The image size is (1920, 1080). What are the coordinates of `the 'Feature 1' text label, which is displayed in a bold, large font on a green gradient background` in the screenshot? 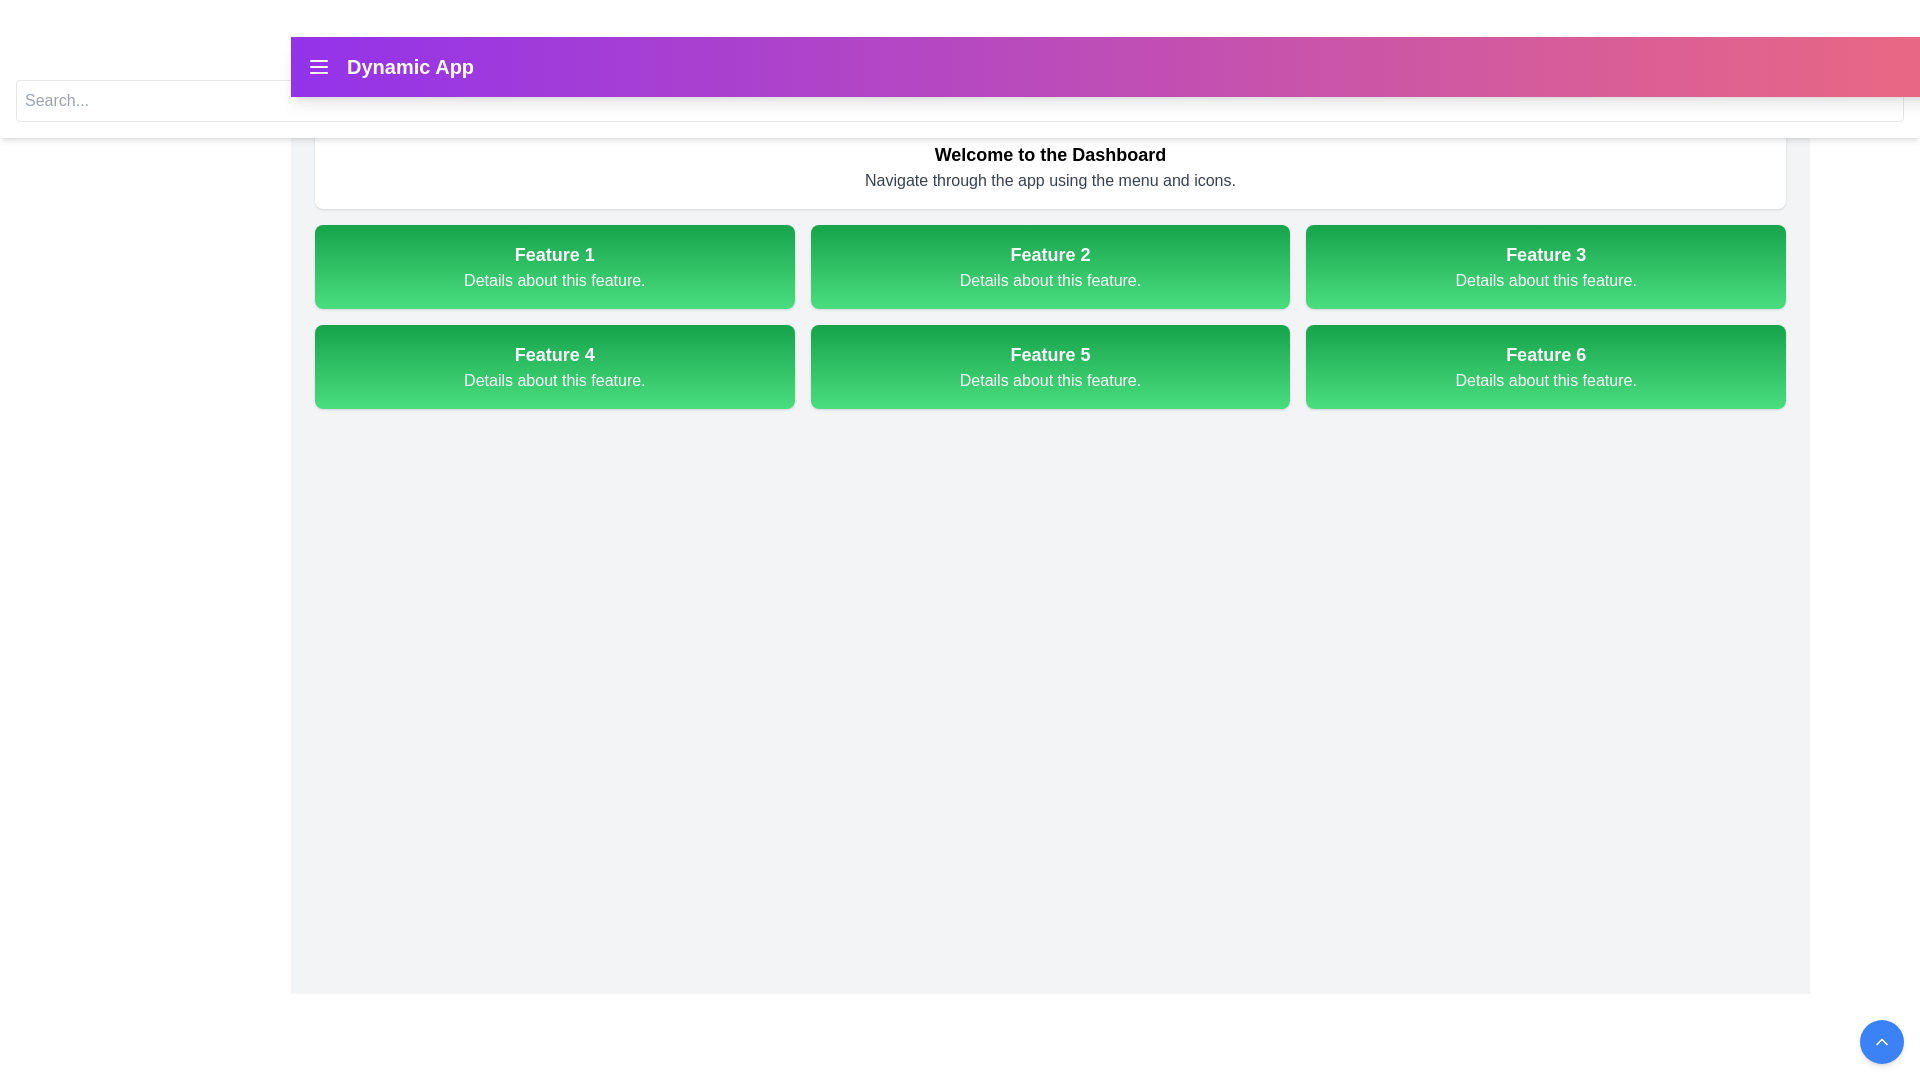 It's located at (554, 253).